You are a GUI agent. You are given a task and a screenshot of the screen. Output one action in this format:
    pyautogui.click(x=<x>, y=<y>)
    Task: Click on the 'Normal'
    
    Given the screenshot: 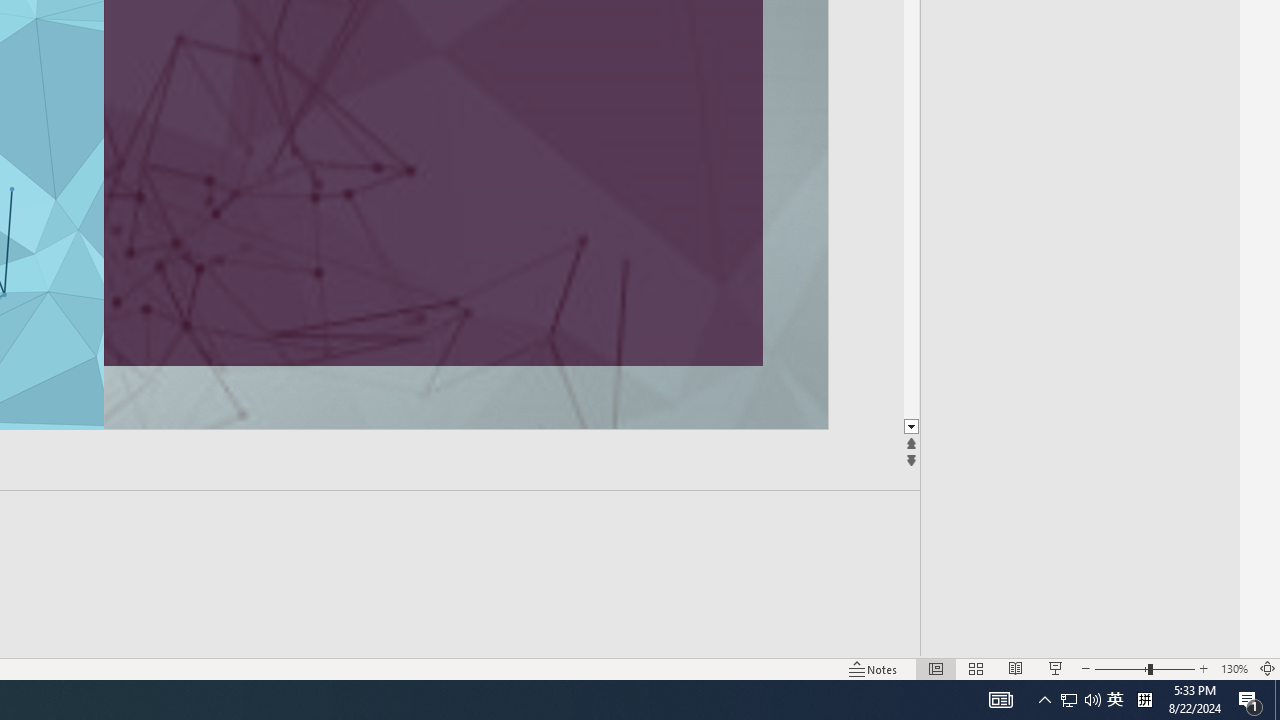 What is the action you would take?
    pyautogui.click(x=935, y=669)
    